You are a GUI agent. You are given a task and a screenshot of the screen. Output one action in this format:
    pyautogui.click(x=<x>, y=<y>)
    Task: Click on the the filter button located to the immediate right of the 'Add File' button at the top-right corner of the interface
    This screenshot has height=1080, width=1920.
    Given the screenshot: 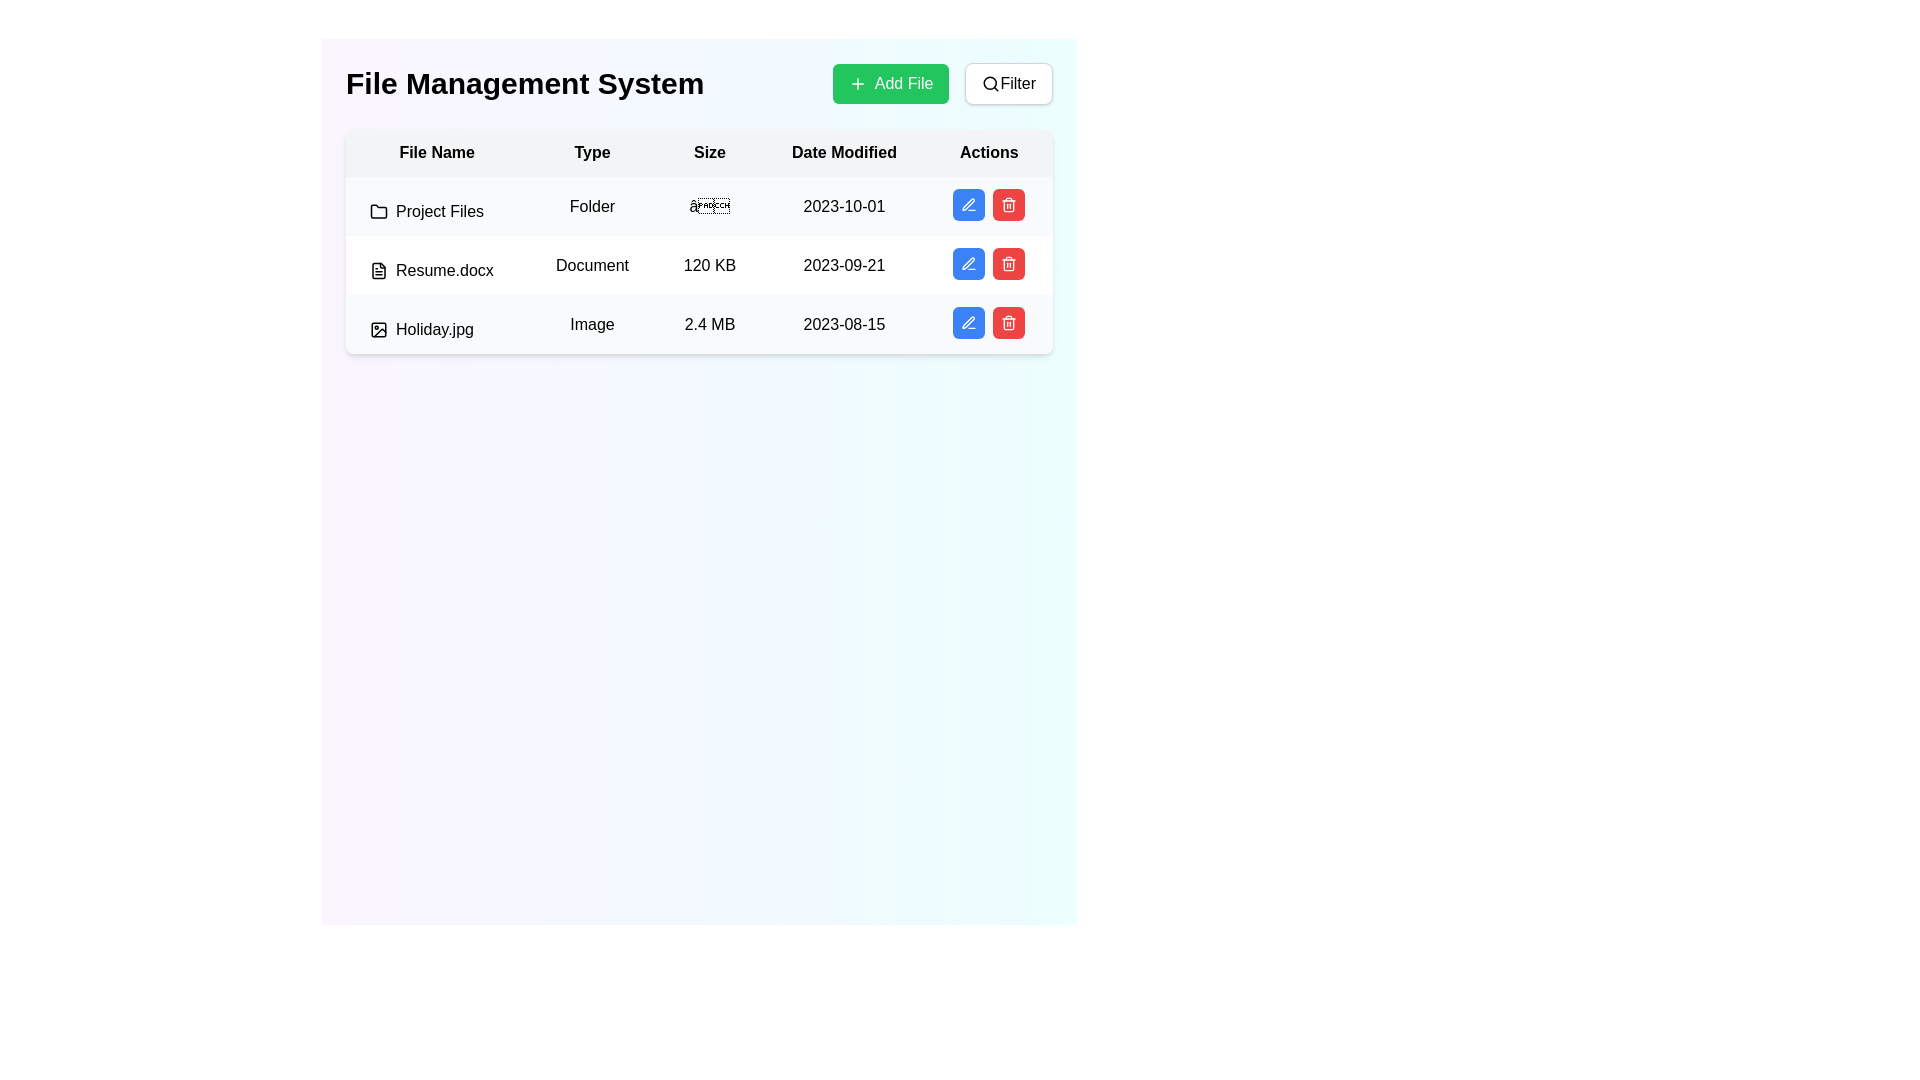 What is the action you would take?
    pyautogui.click(x=1009, y=83)
    